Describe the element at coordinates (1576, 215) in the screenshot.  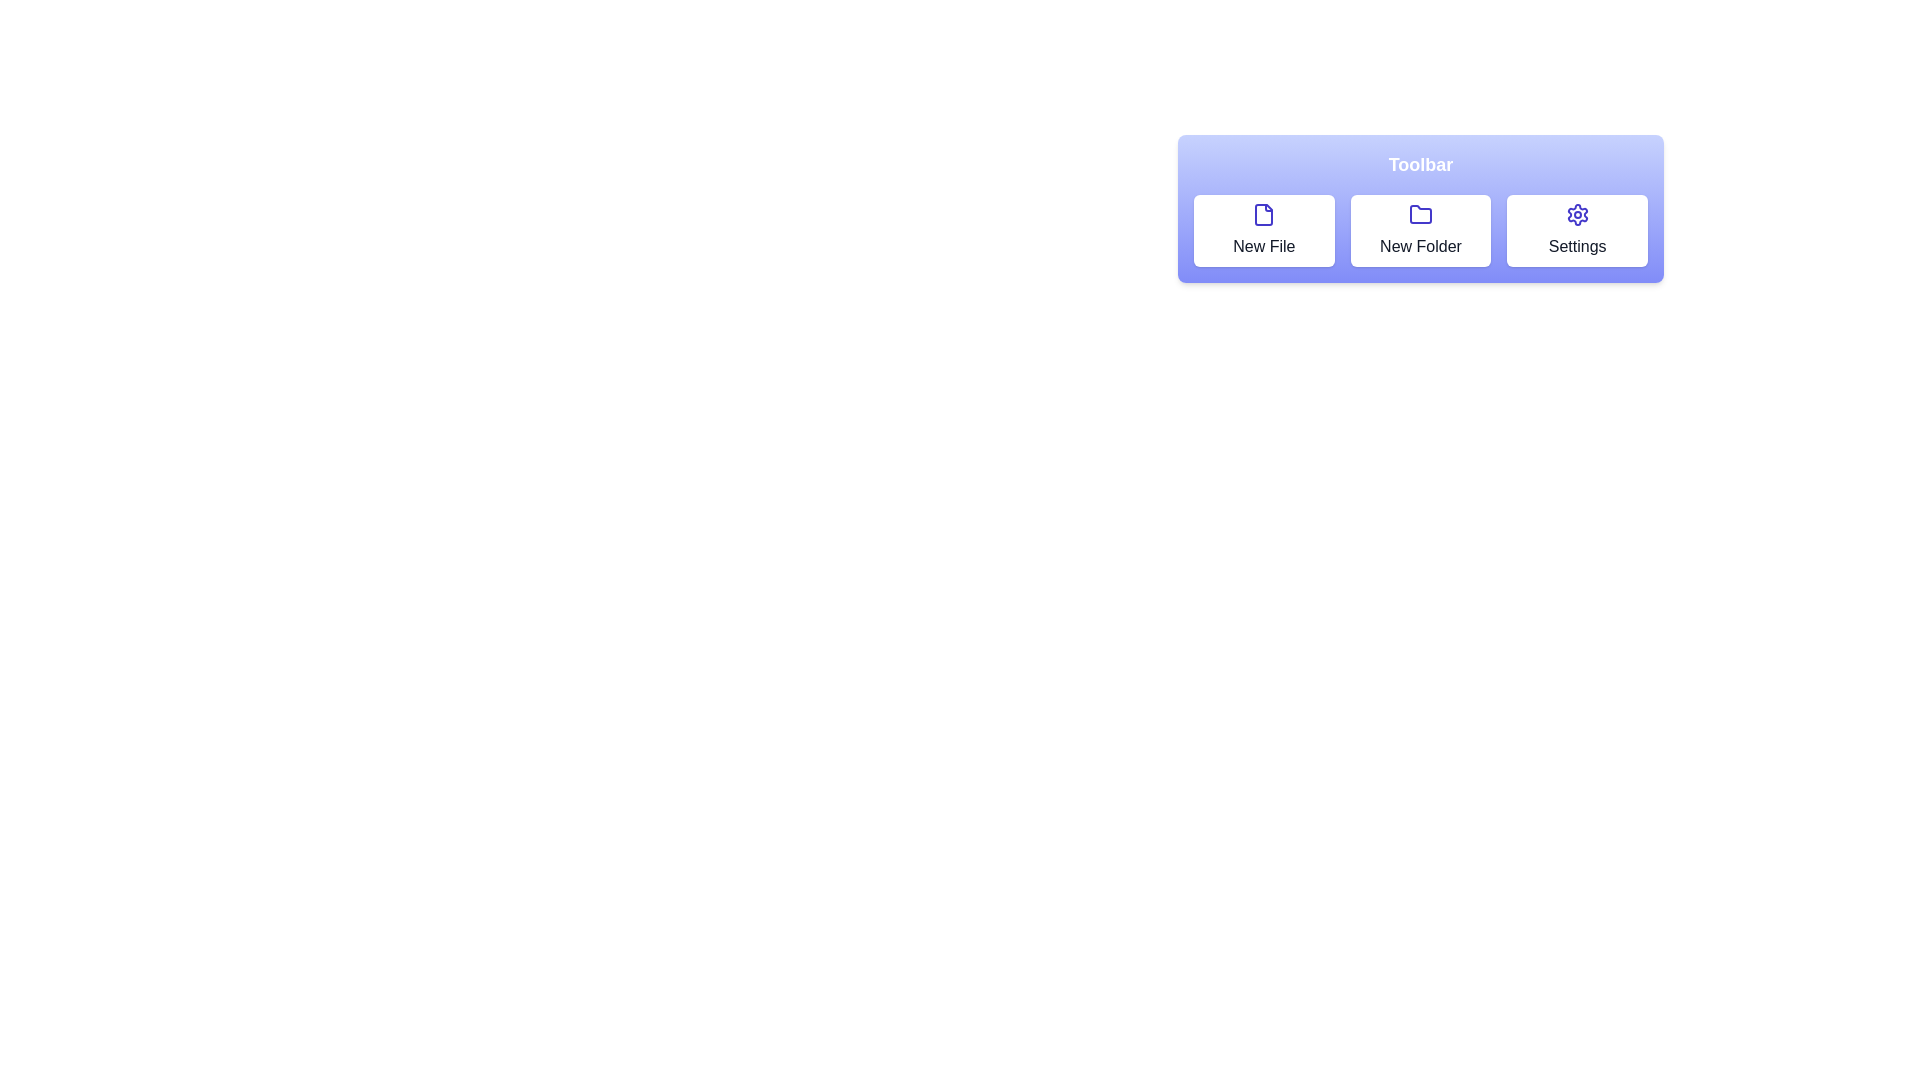
I see `the settings icon located in the rightmost interactive item of the toolbar, which is centered above the text label` at that location.